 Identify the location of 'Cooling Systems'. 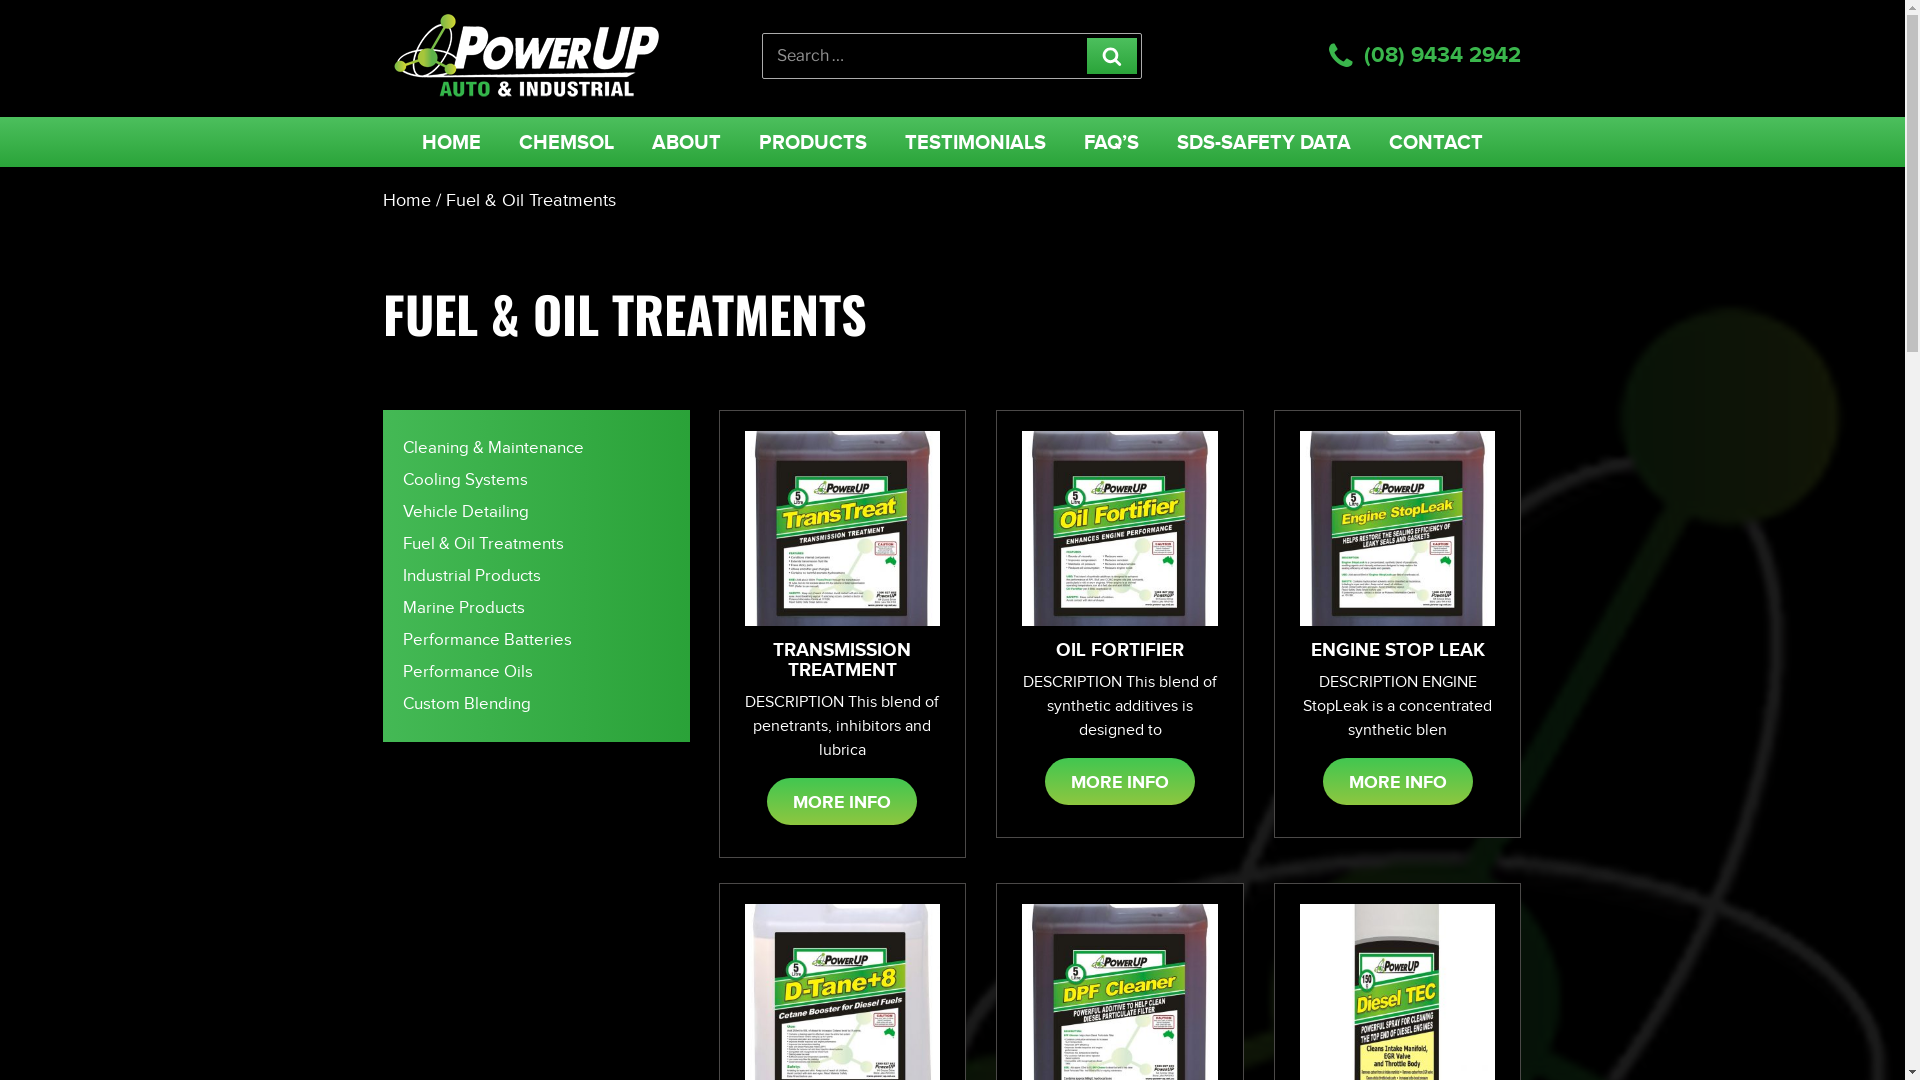
(463, 479).